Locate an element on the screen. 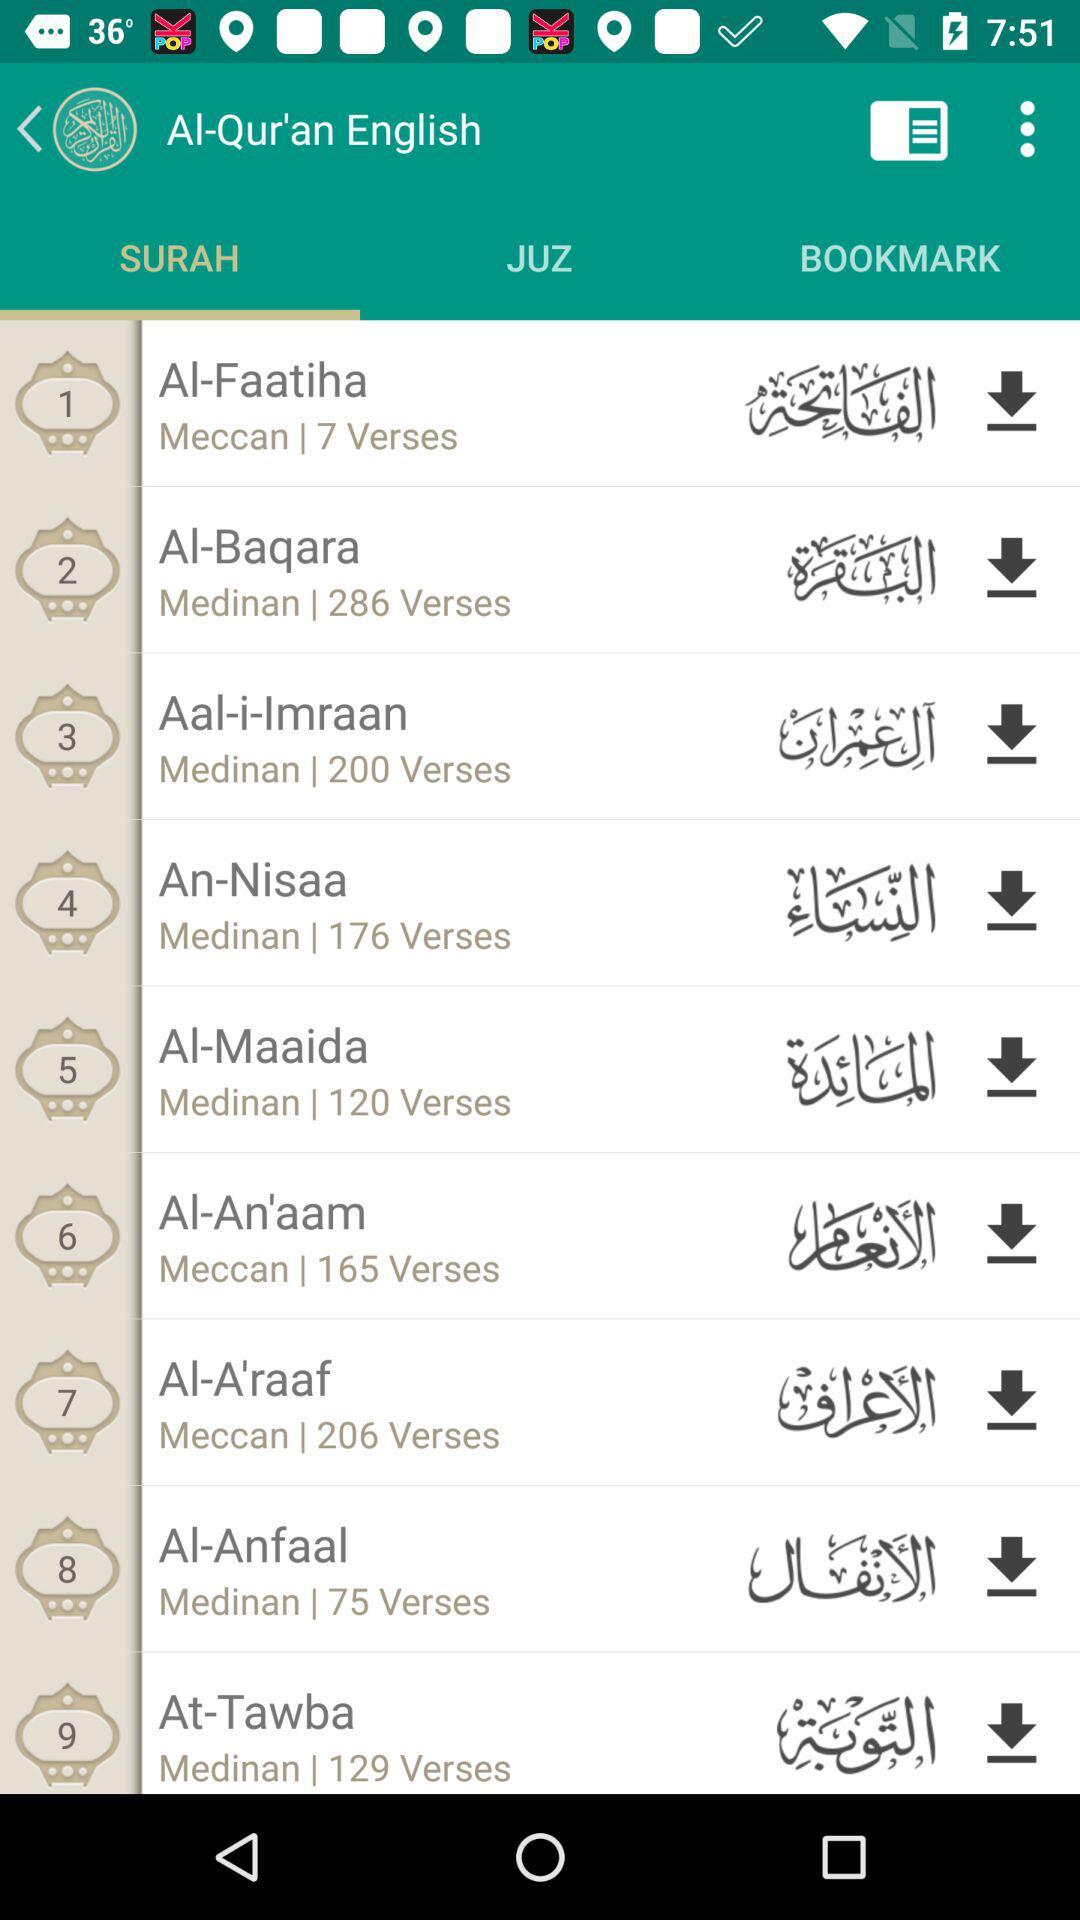  for download option is located at coordinates (1011, 568).